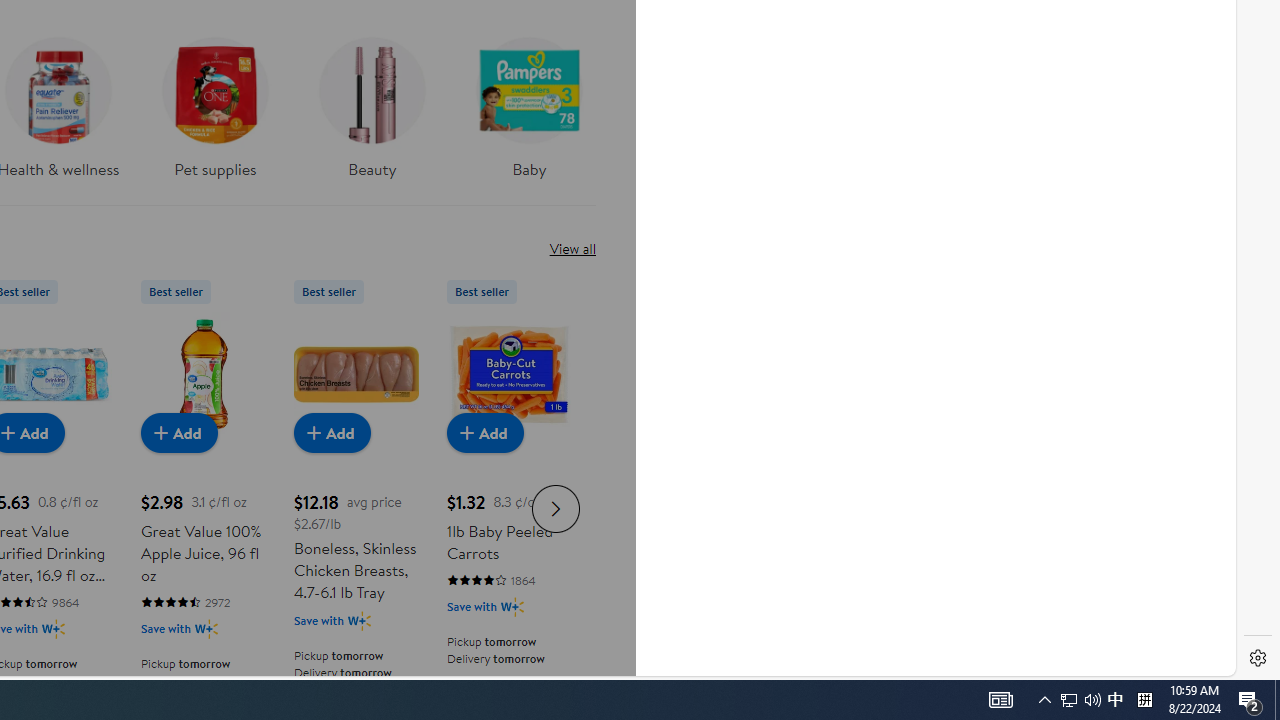  Describe the element at coordinates (529, 101) in the screenshot. I see `'Baby'` at that location.